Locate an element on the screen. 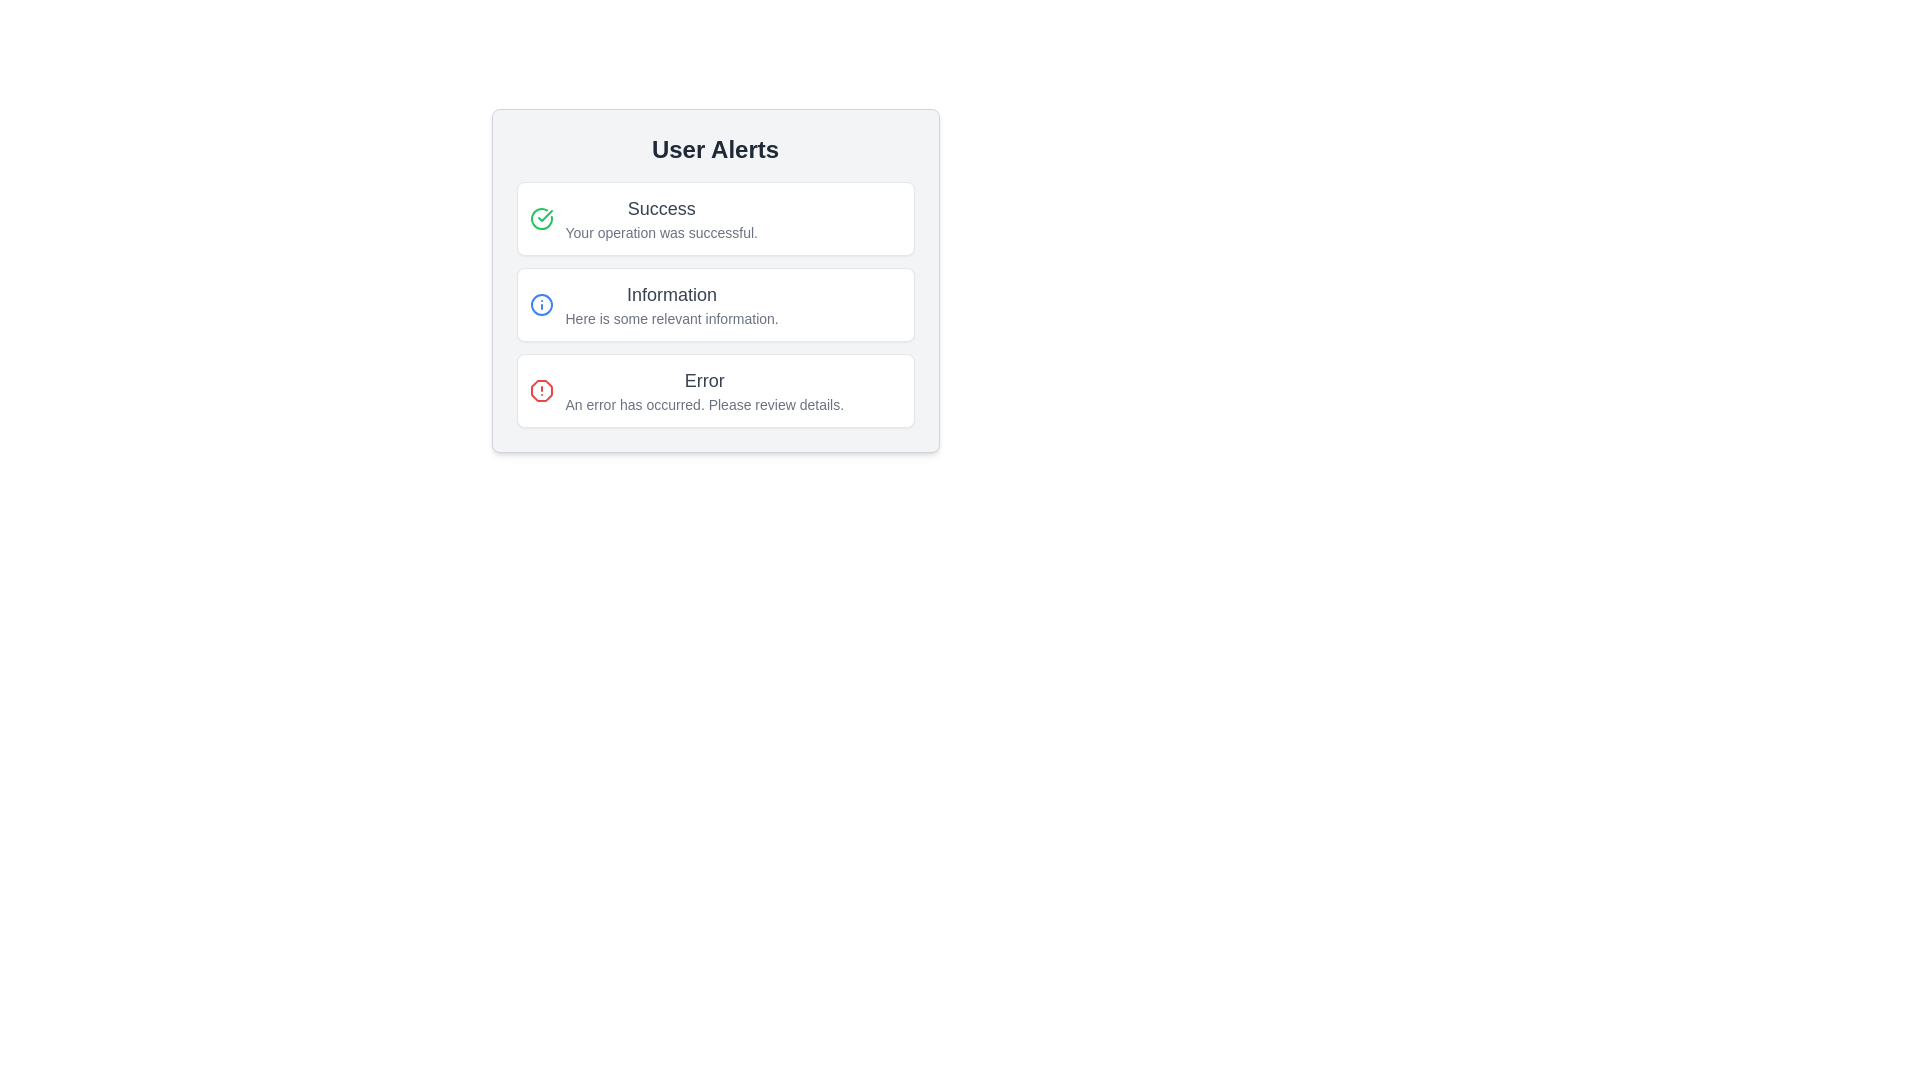  text content of the text area displaying the error message titled 'Error' with the subtitle 'An error has occurred. Please review details.' is located at coordinates (704, 390).